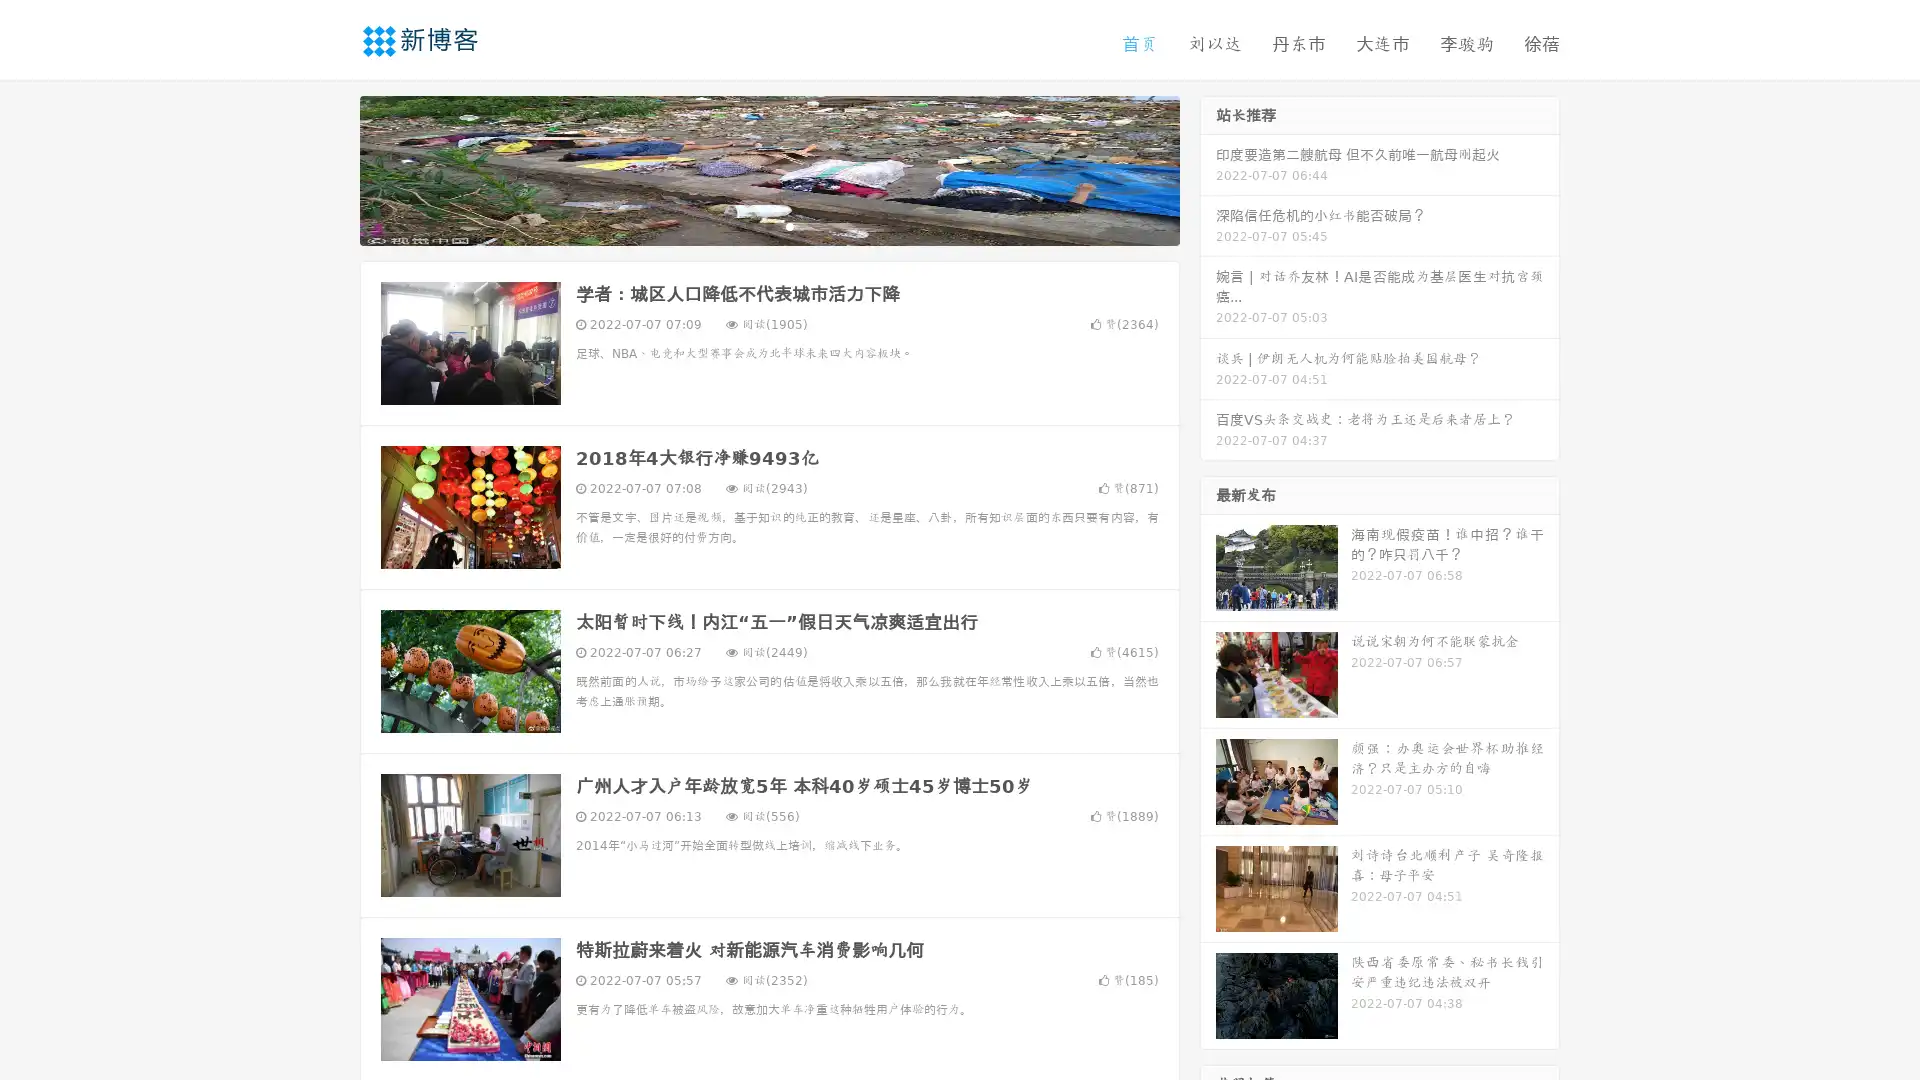 This screenshot has width=1920, height=1080. What do you see at coordinates (330, 168) in the screenshot?
I see `Previous slide` at bounding box center [330, 168].